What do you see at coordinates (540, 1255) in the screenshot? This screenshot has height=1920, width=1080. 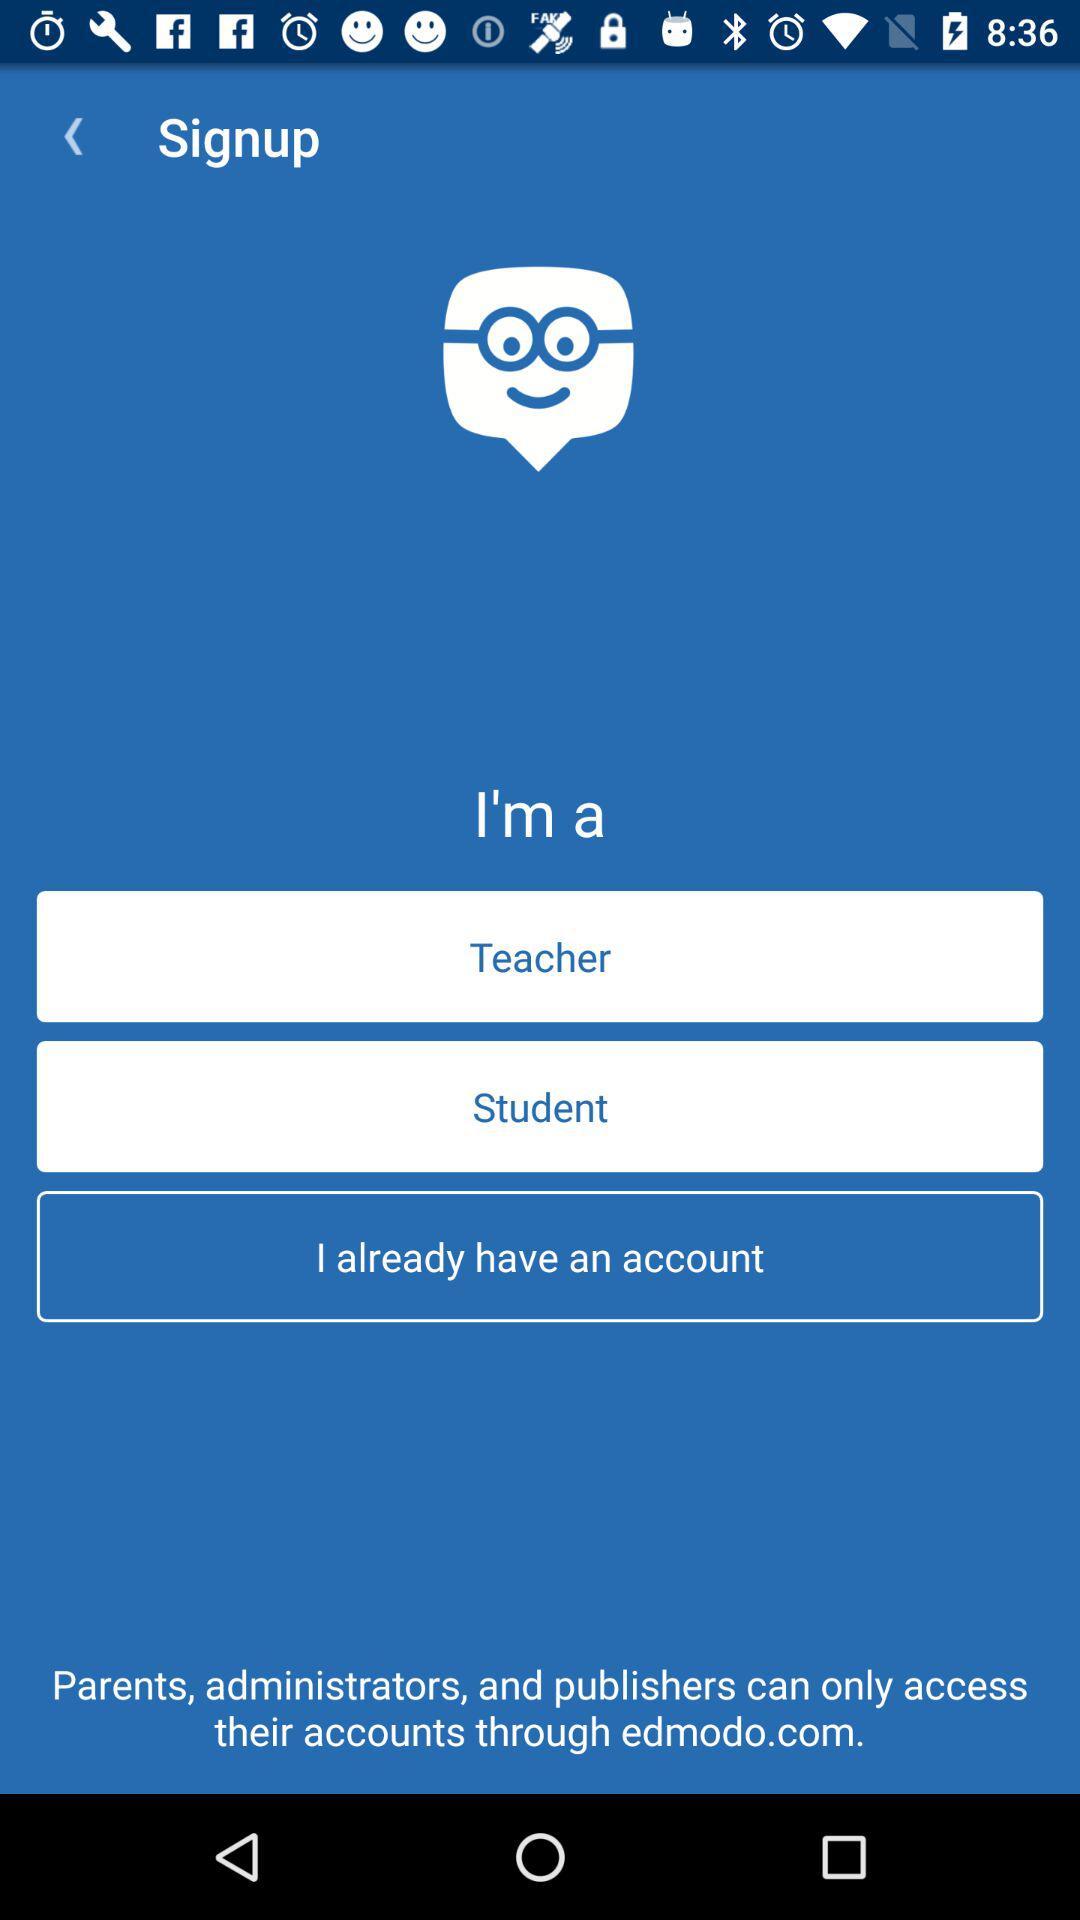 I see `i already have icon` at bounding box center [540, 1255].